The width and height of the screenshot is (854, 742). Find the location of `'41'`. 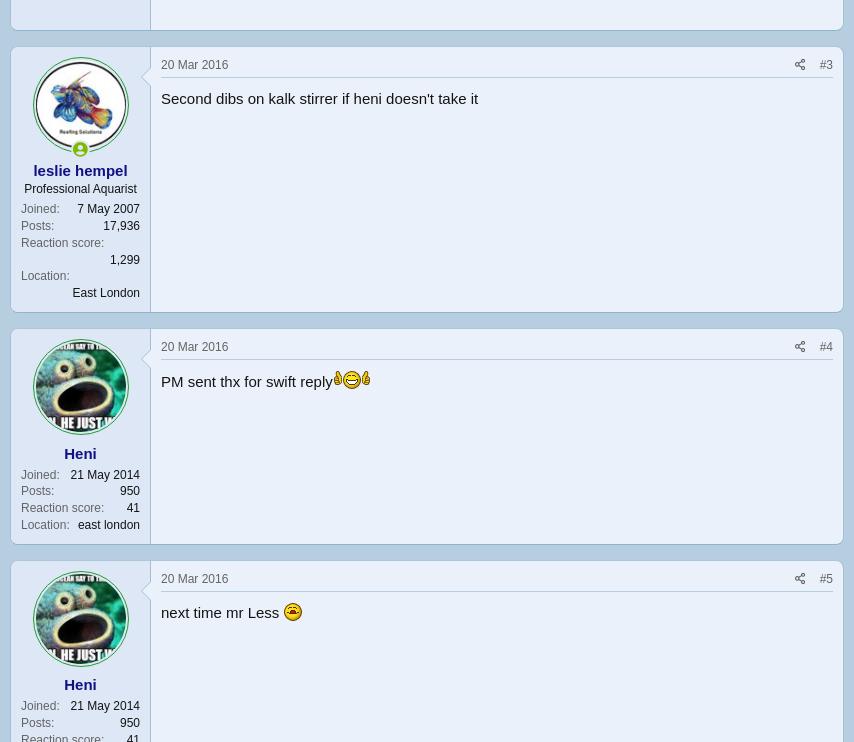

'41' is located at coordinates (131, 507).